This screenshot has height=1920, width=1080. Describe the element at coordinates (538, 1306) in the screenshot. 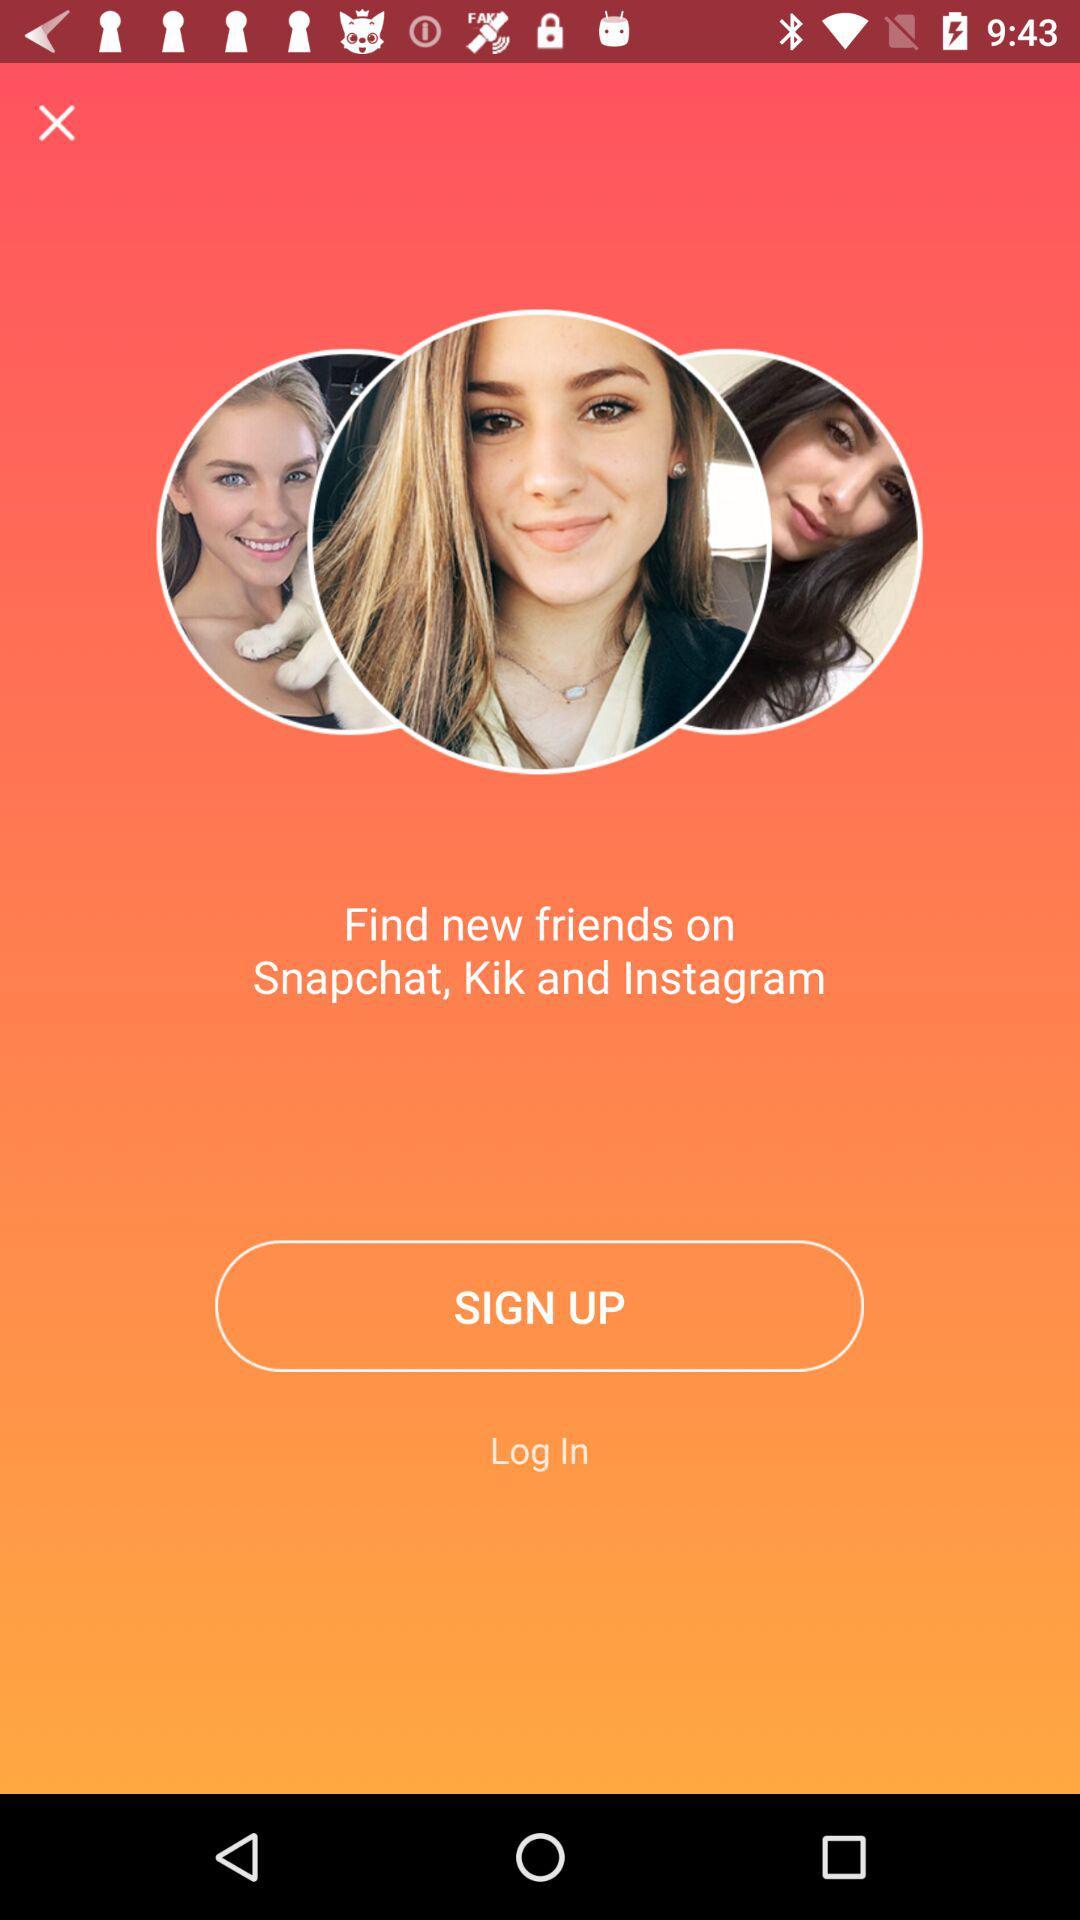

I see `sign up item` at that location.